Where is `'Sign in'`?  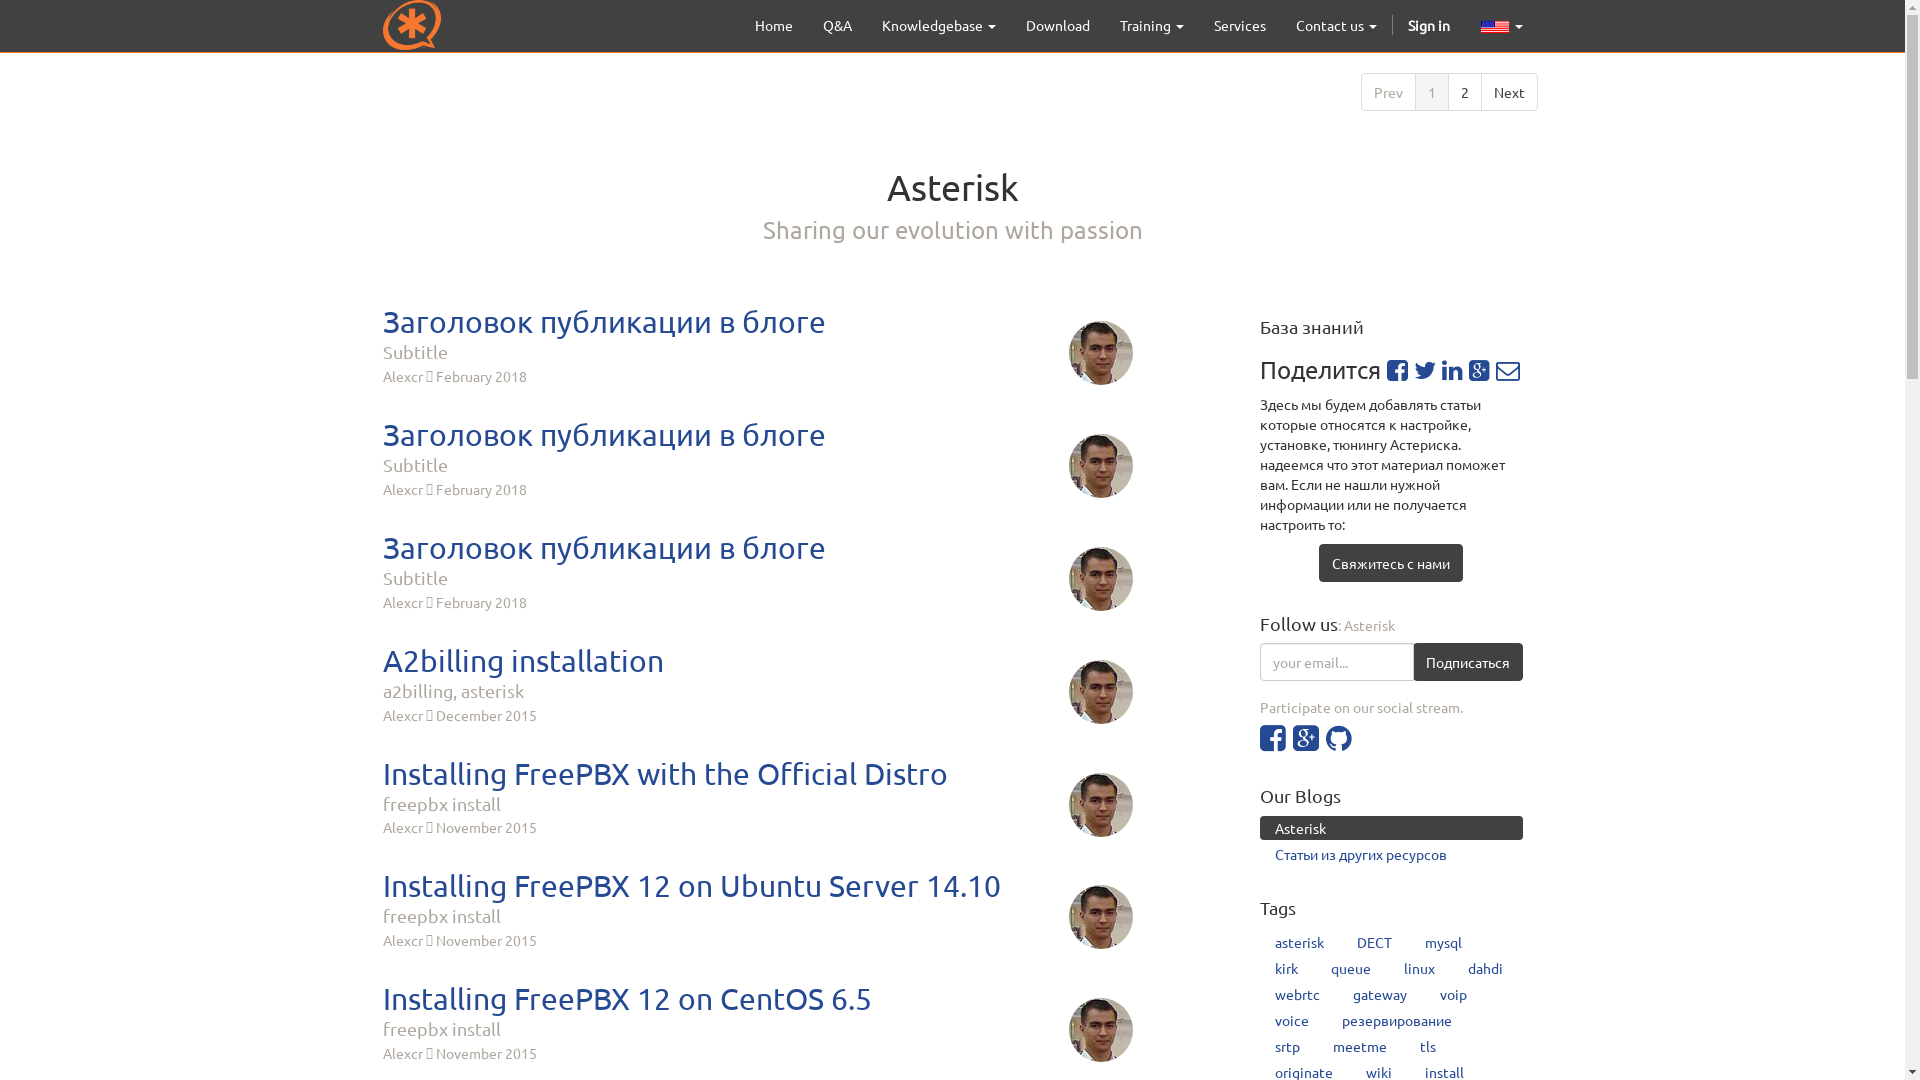
'Sign in' is located at coordinates (1391, 24).